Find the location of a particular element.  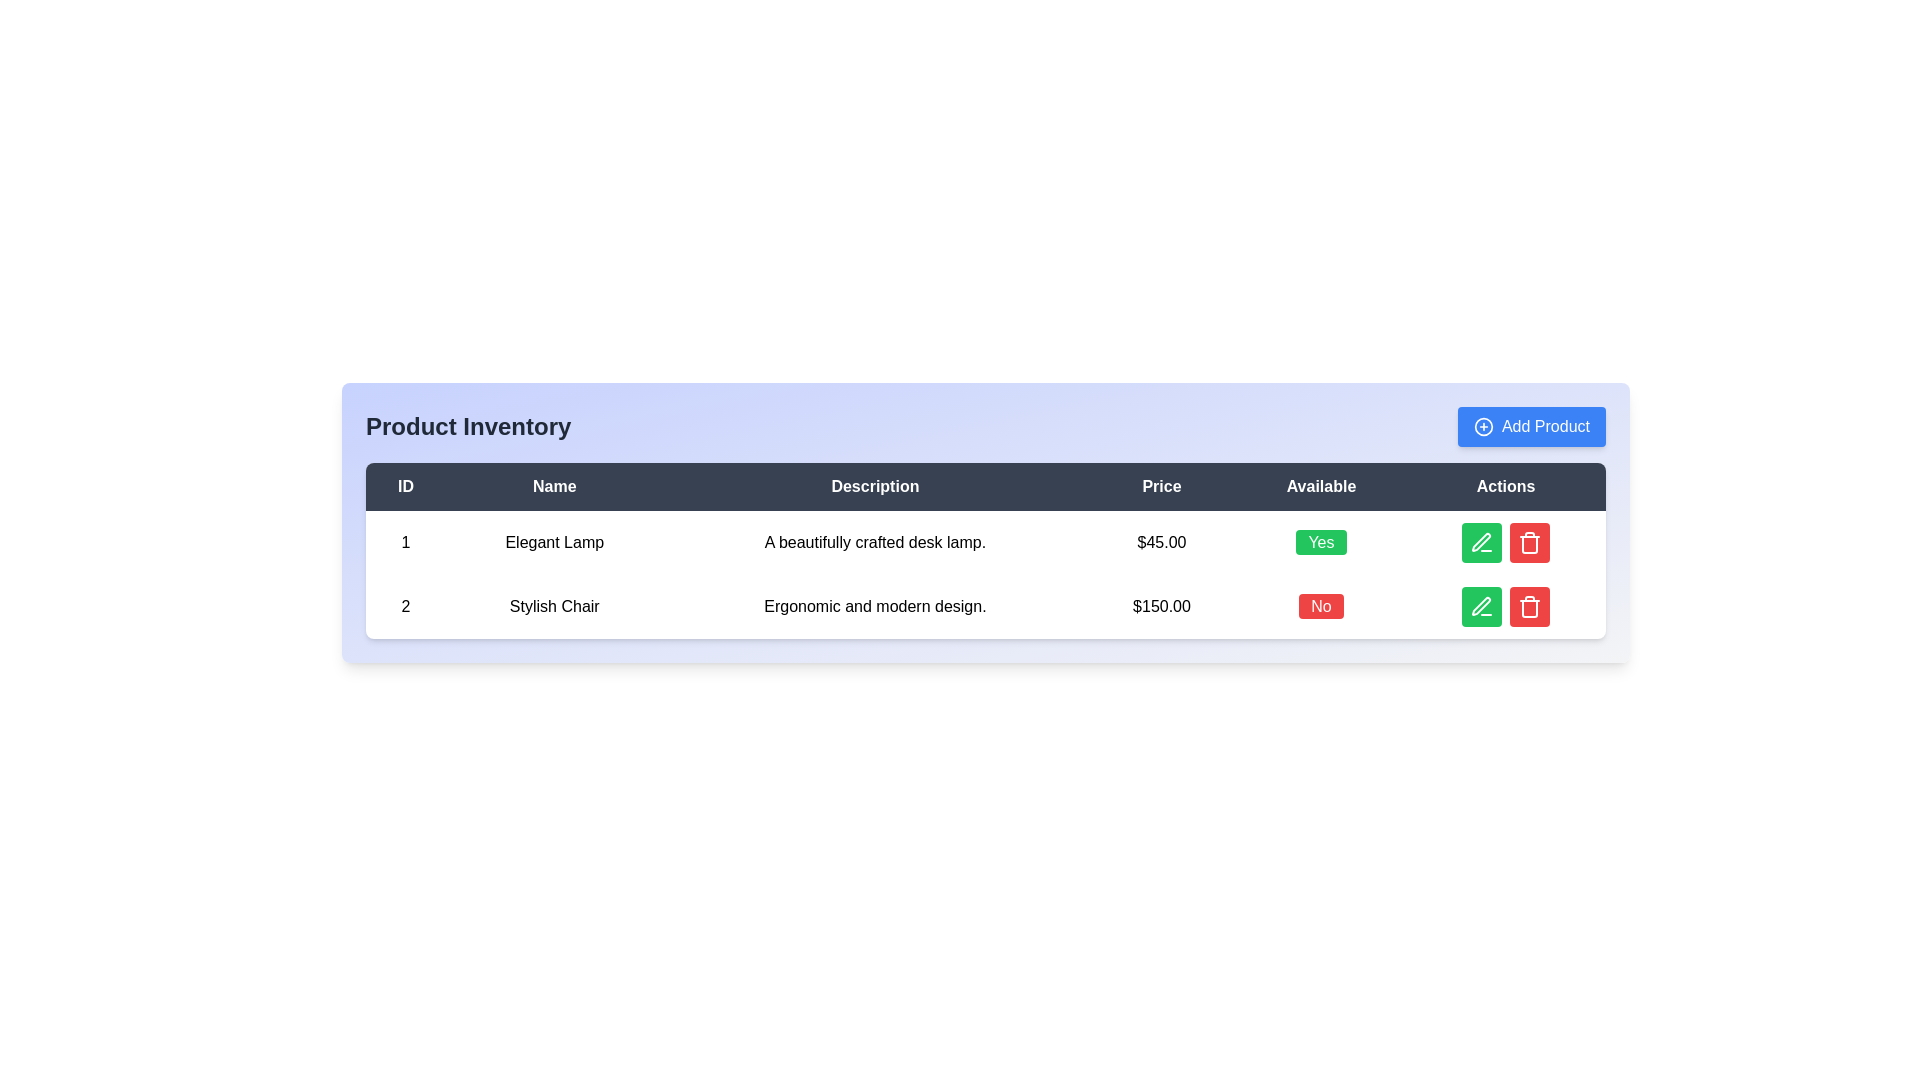

the edit button in the second row of the action column within the table is located at coordinates (1482, 543).